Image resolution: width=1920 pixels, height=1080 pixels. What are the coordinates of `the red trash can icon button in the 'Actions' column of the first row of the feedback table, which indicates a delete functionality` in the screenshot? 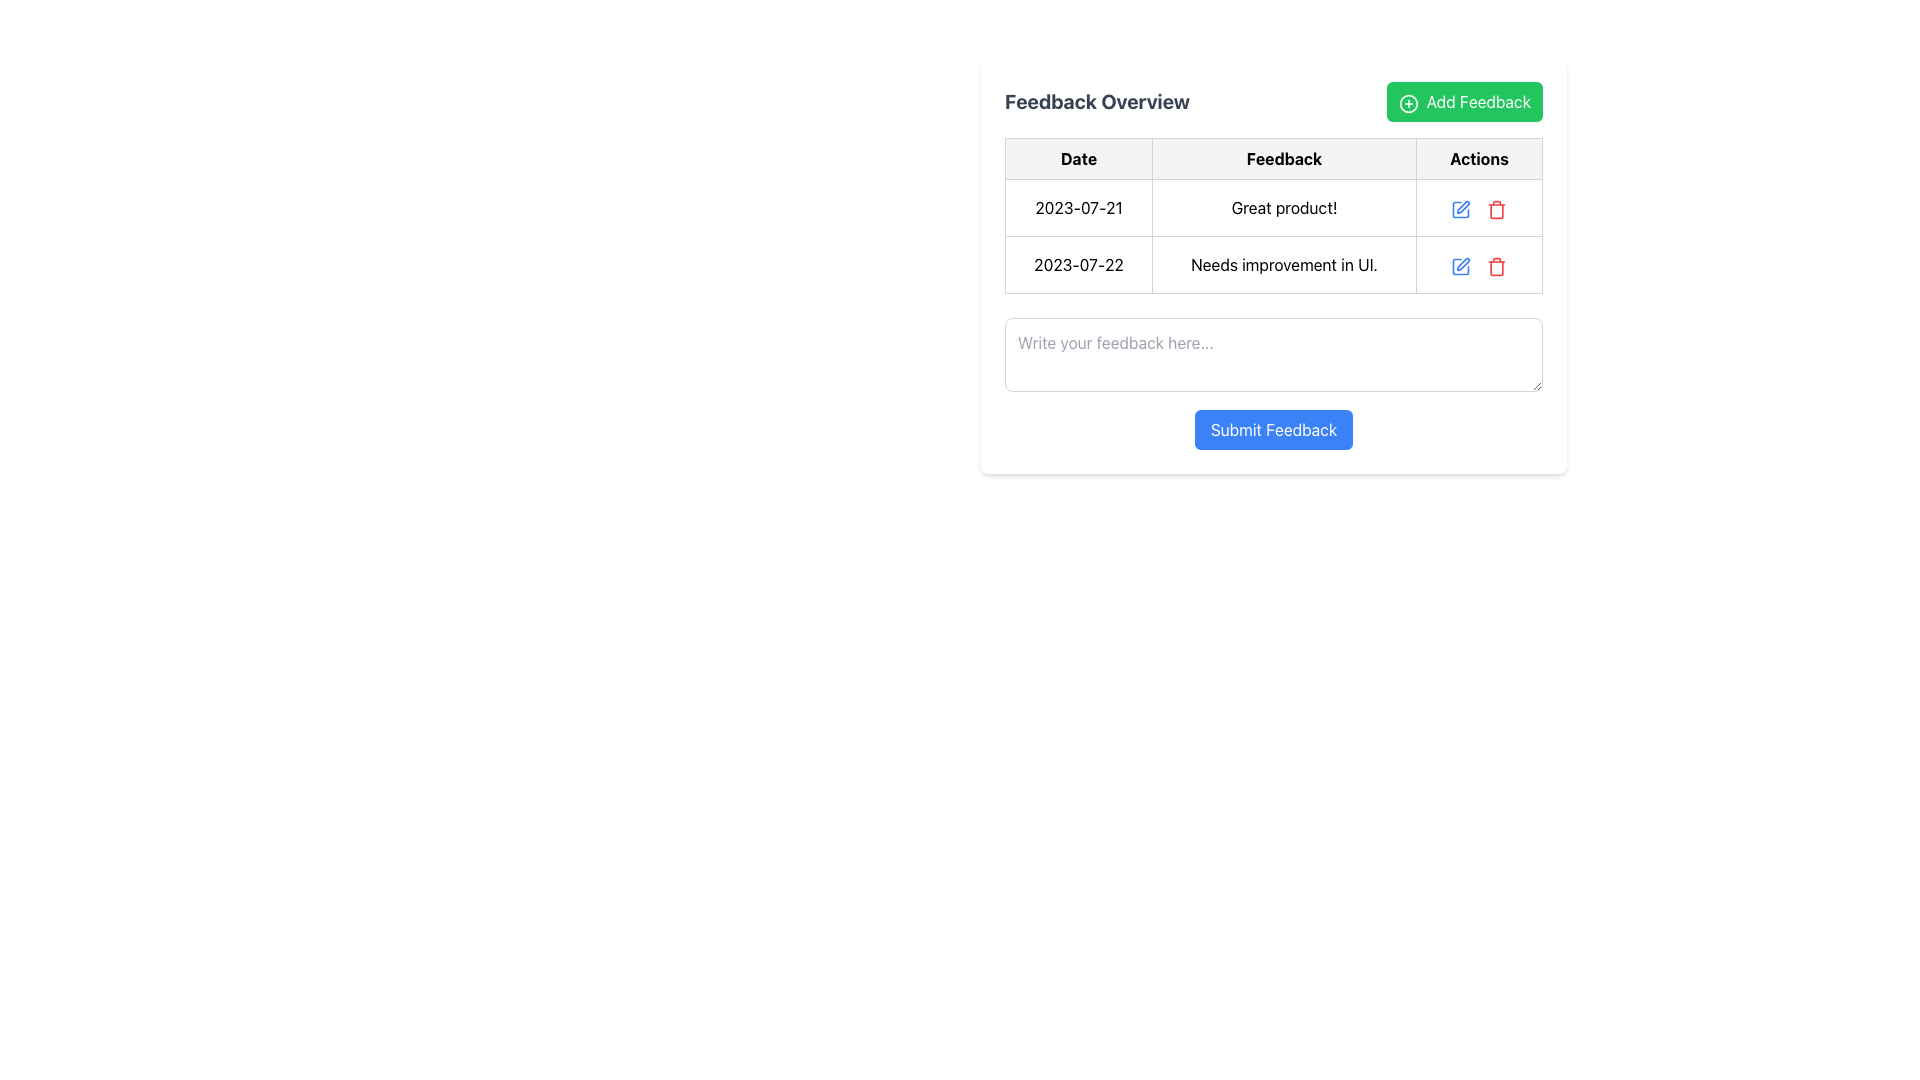 It's located at (1497, 208).